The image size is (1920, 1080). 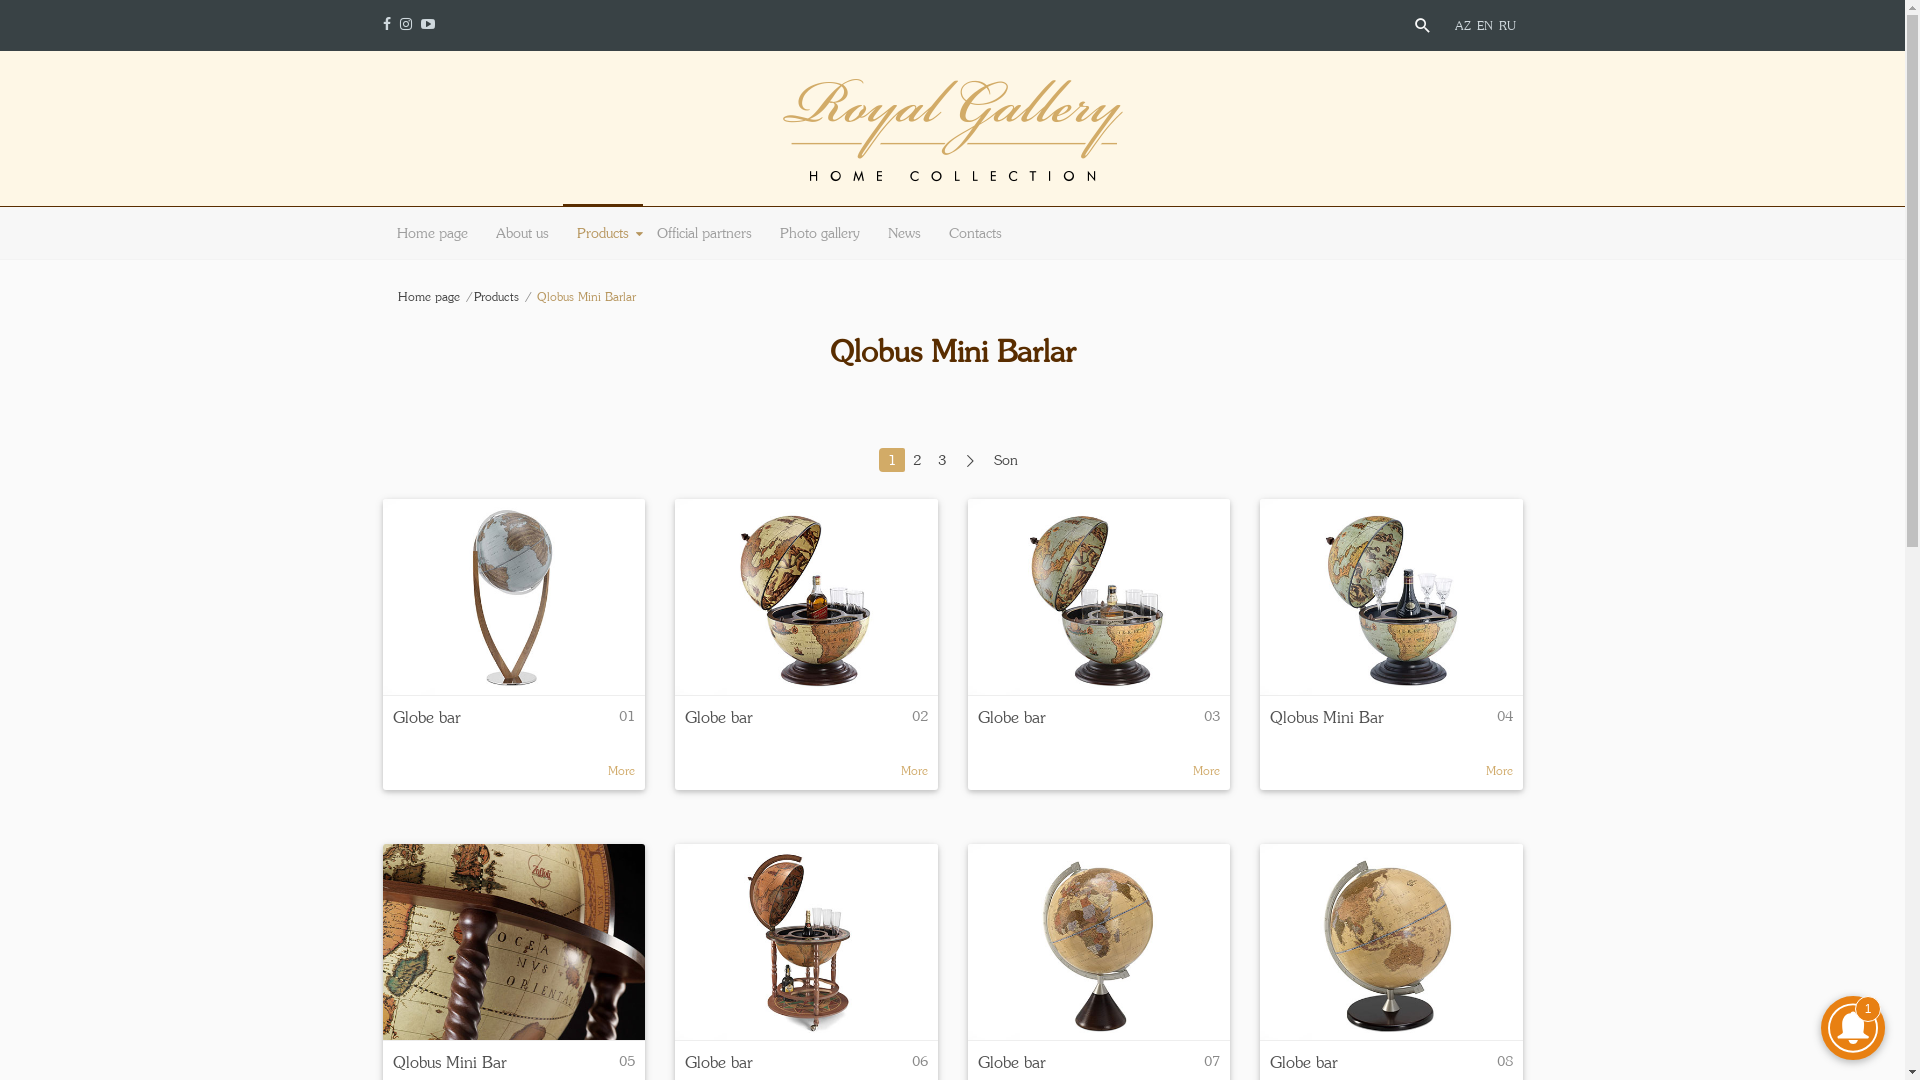 What do you see at coordinates (1477, 25) in the screenshot?
I see `'EN'` at bounding box center [1477, 25].